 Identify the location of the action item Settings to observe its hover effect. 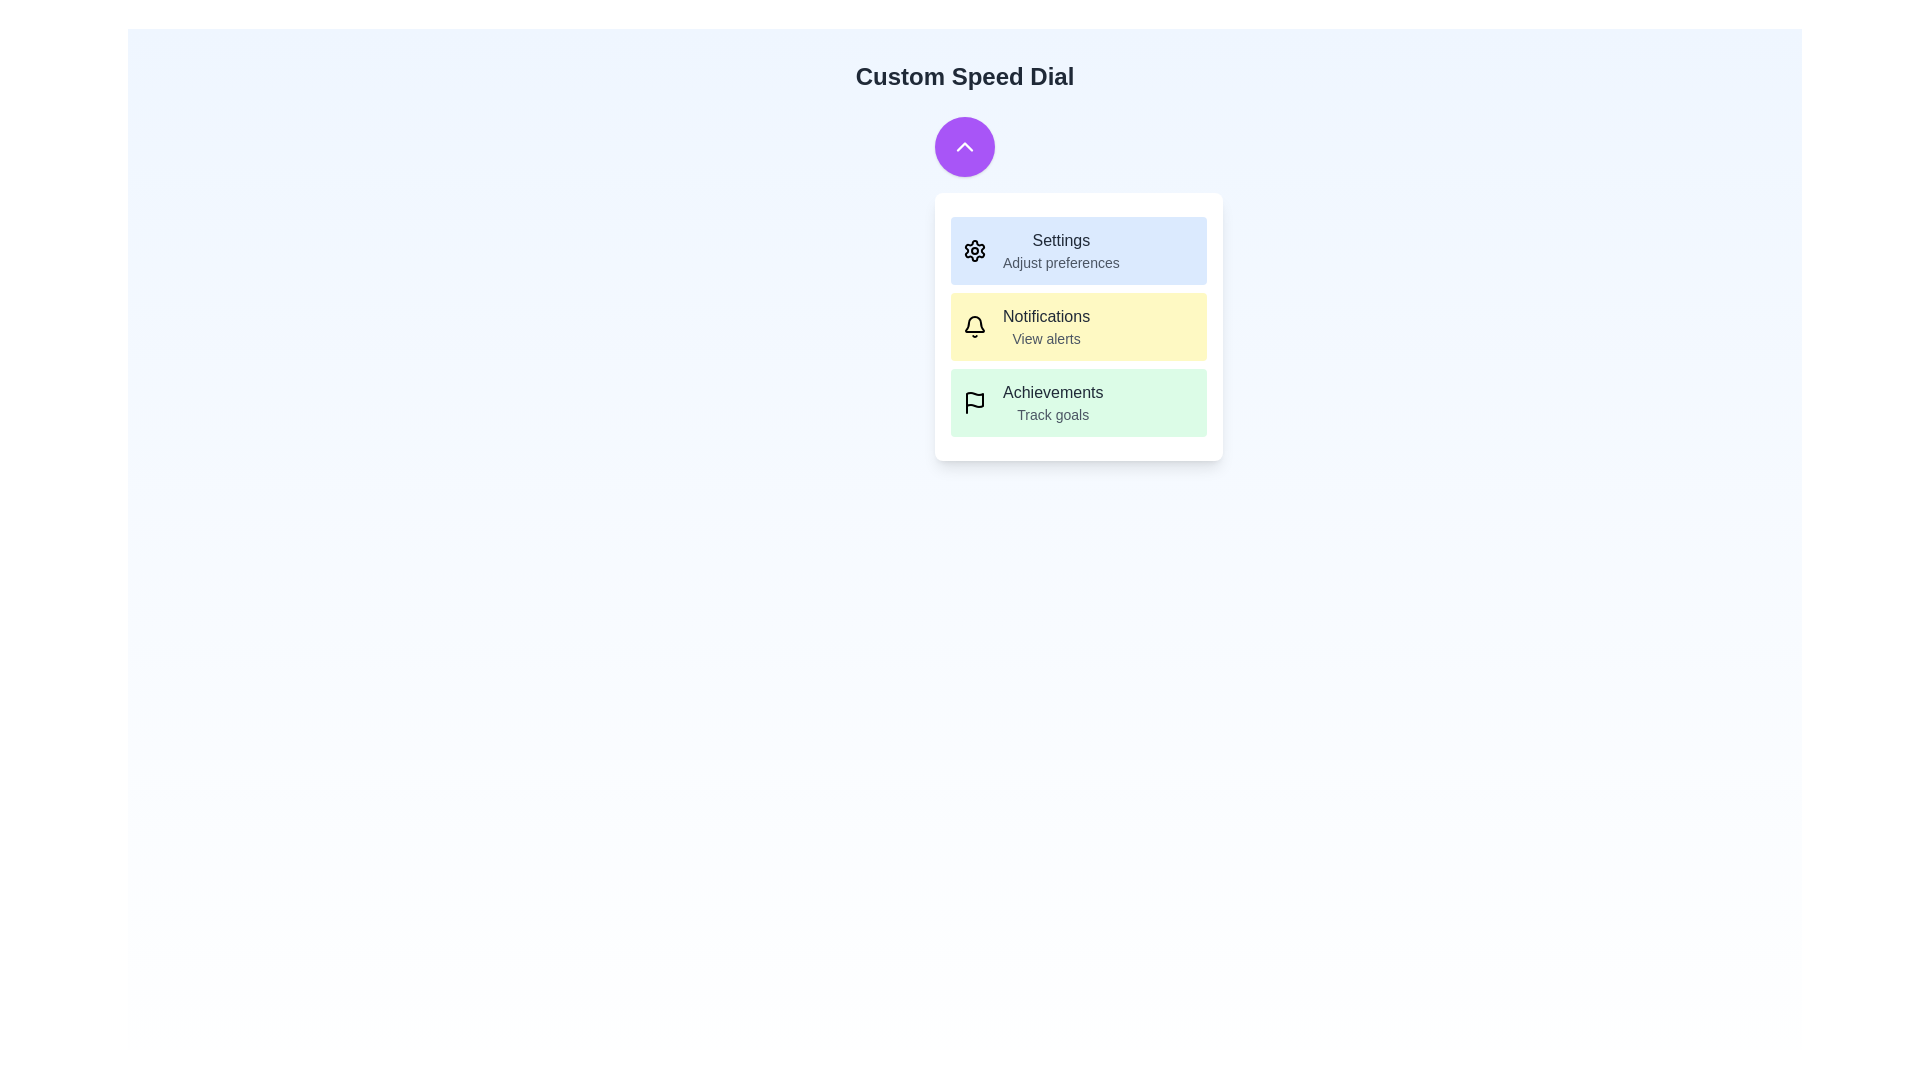
(1078, 249).